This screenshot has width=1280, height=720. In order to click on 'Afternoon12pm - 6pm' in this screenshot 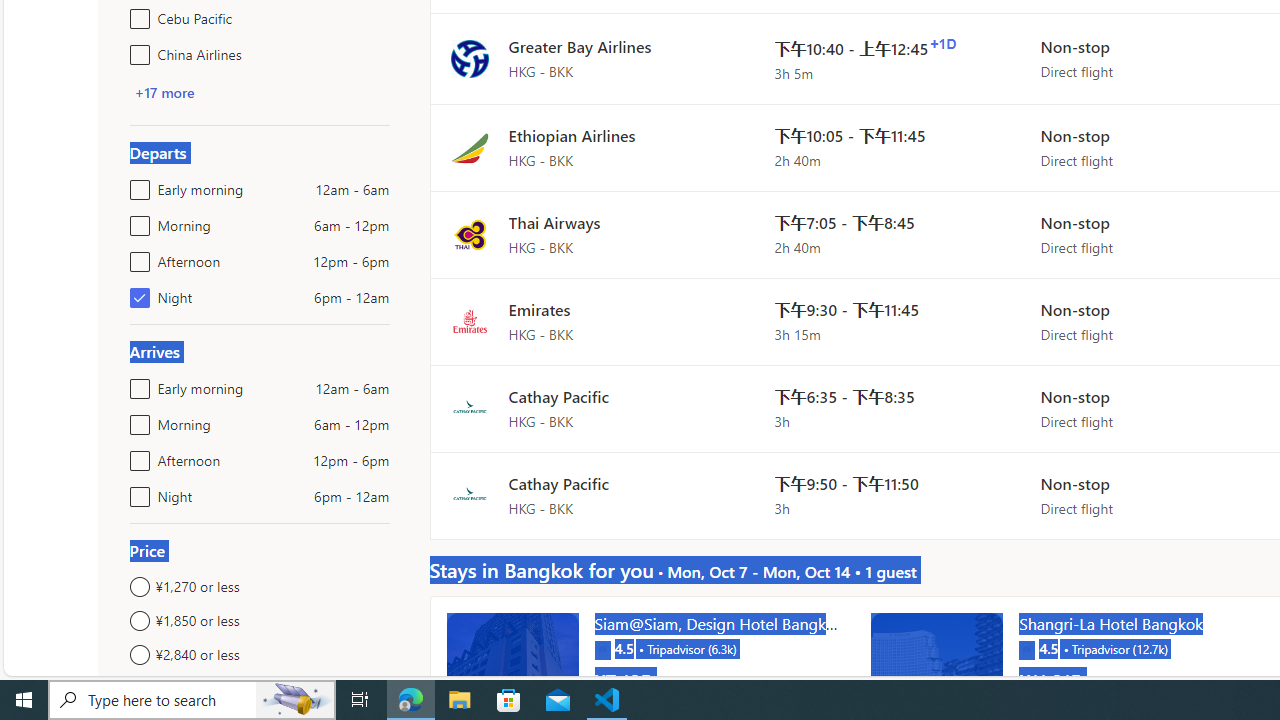, I will do `click(135, 456)`.